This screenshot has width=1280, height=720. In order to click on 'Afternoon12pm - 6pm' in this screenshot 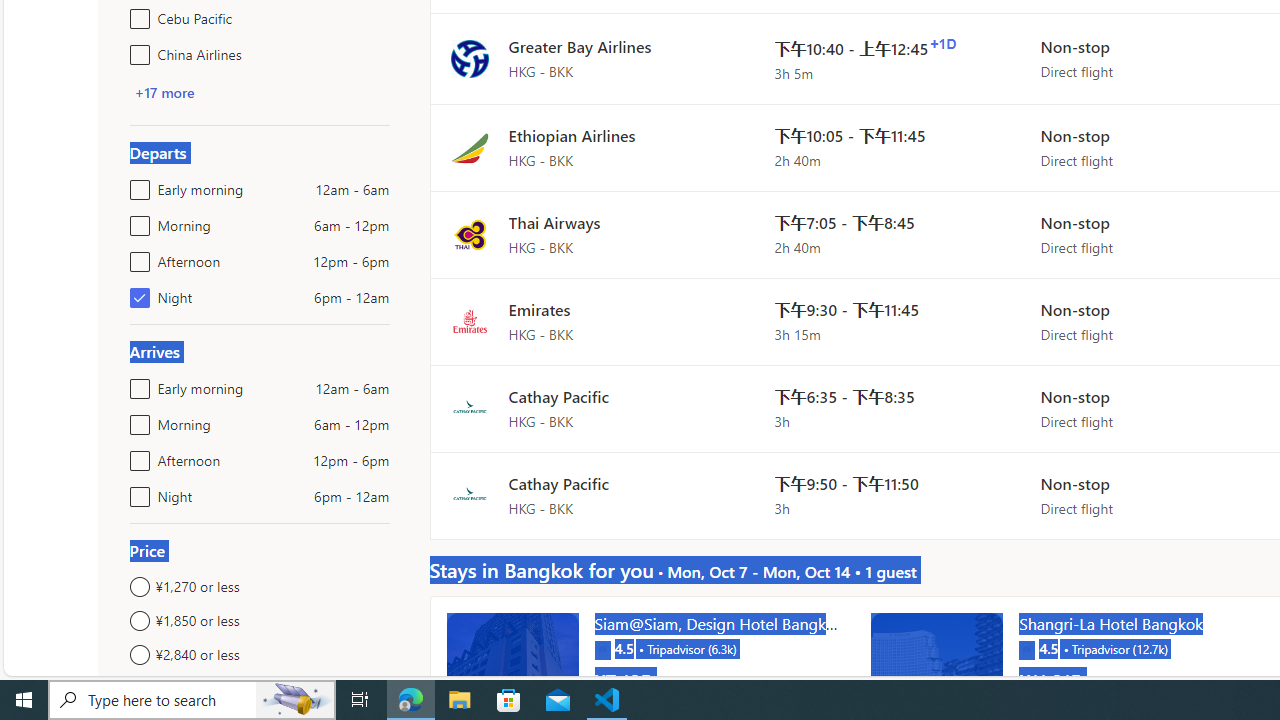, I will do `click(135, 456)`.